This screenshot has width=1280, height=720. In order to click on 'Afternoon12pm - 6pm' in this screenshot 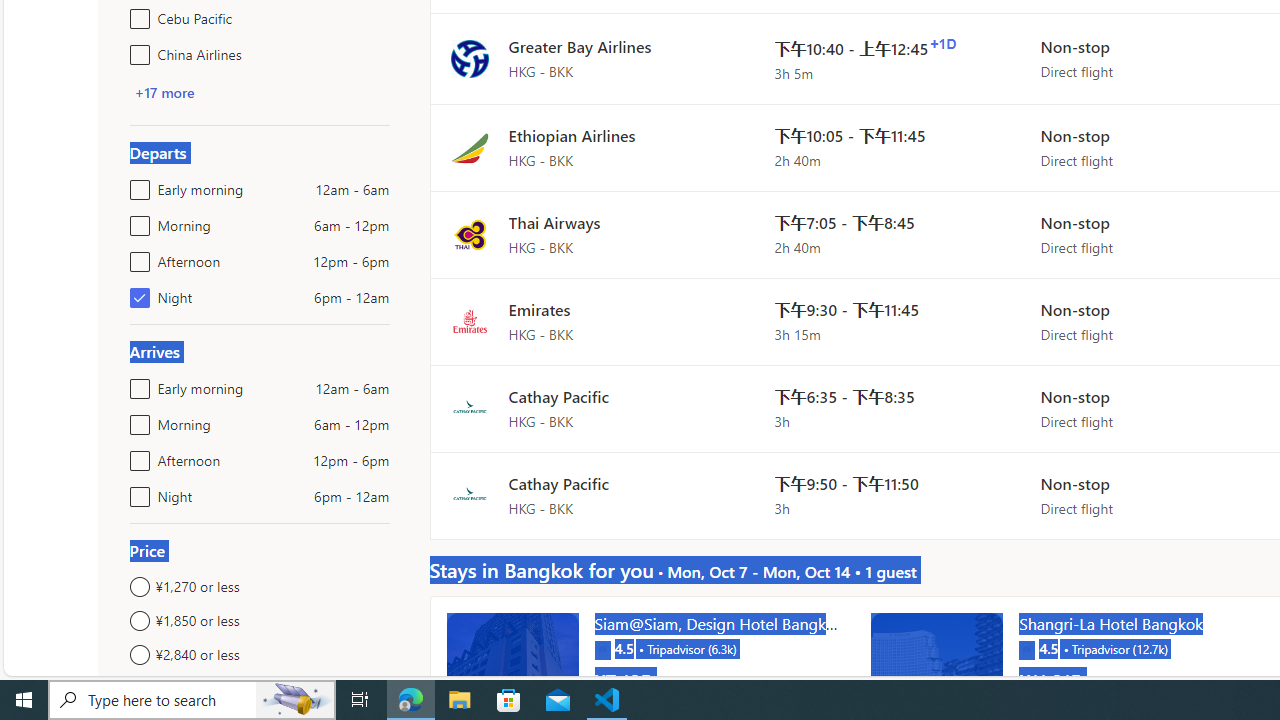, I will do `click(135, 456)`.